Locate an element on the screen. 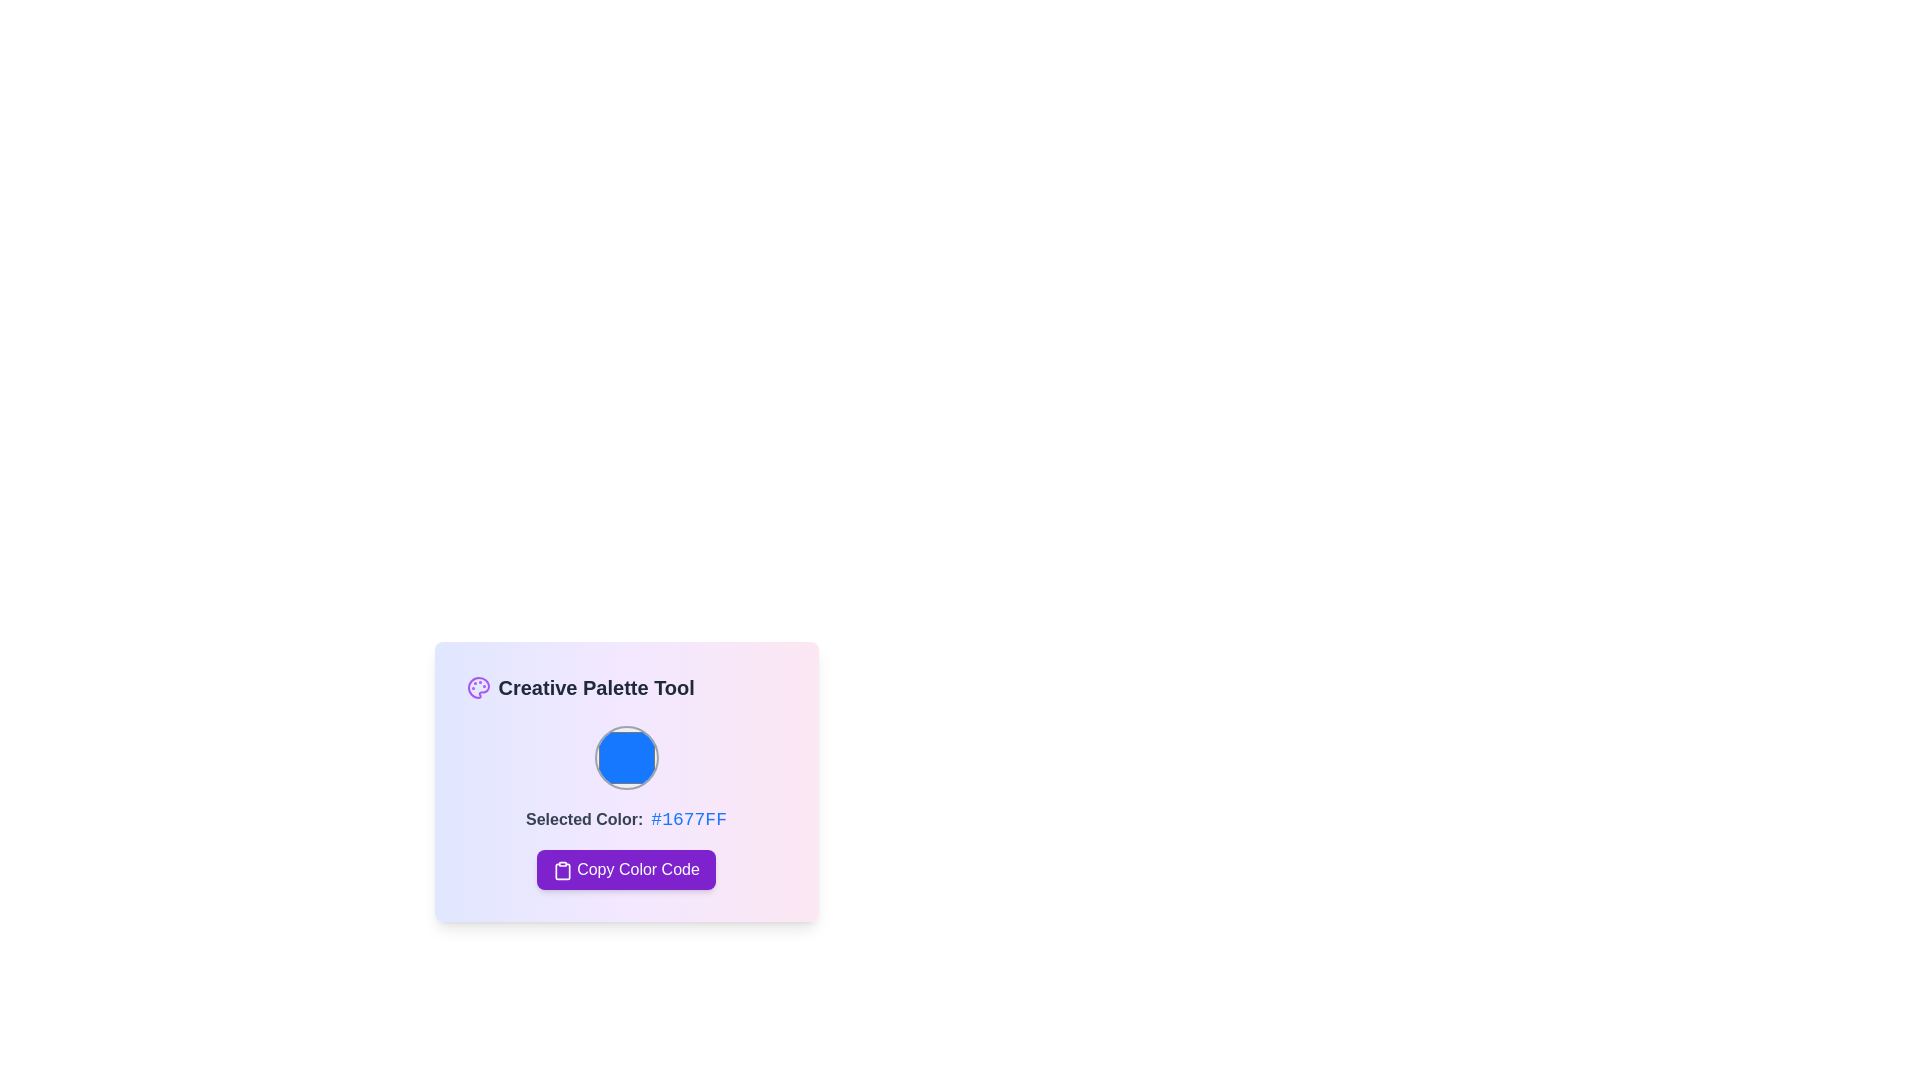  the decorative icon that visually complements the title 'Creative Palette Tool', positioned to the left of the text is located at coordinates (477, 686).